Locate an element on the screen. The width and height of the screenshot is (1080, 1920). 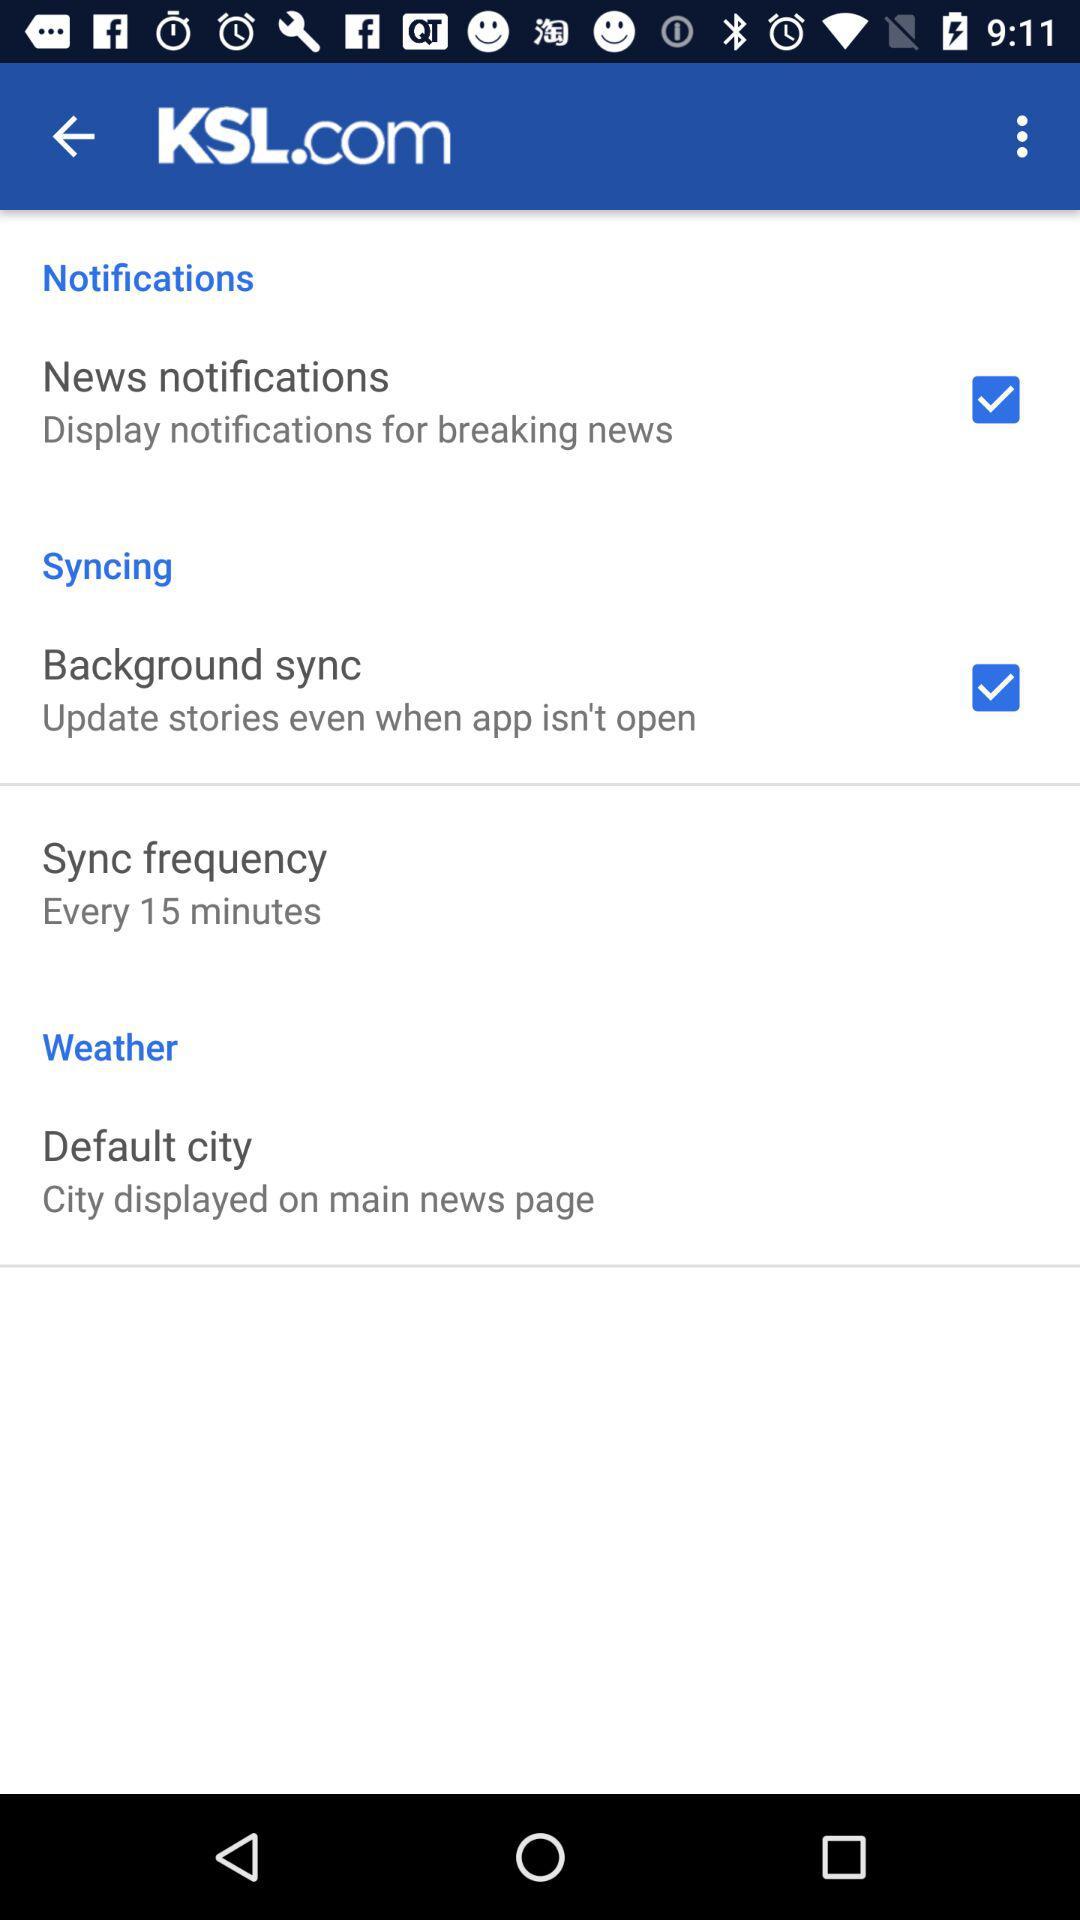
the item below news notifications app is located at coordinates (356, 427).